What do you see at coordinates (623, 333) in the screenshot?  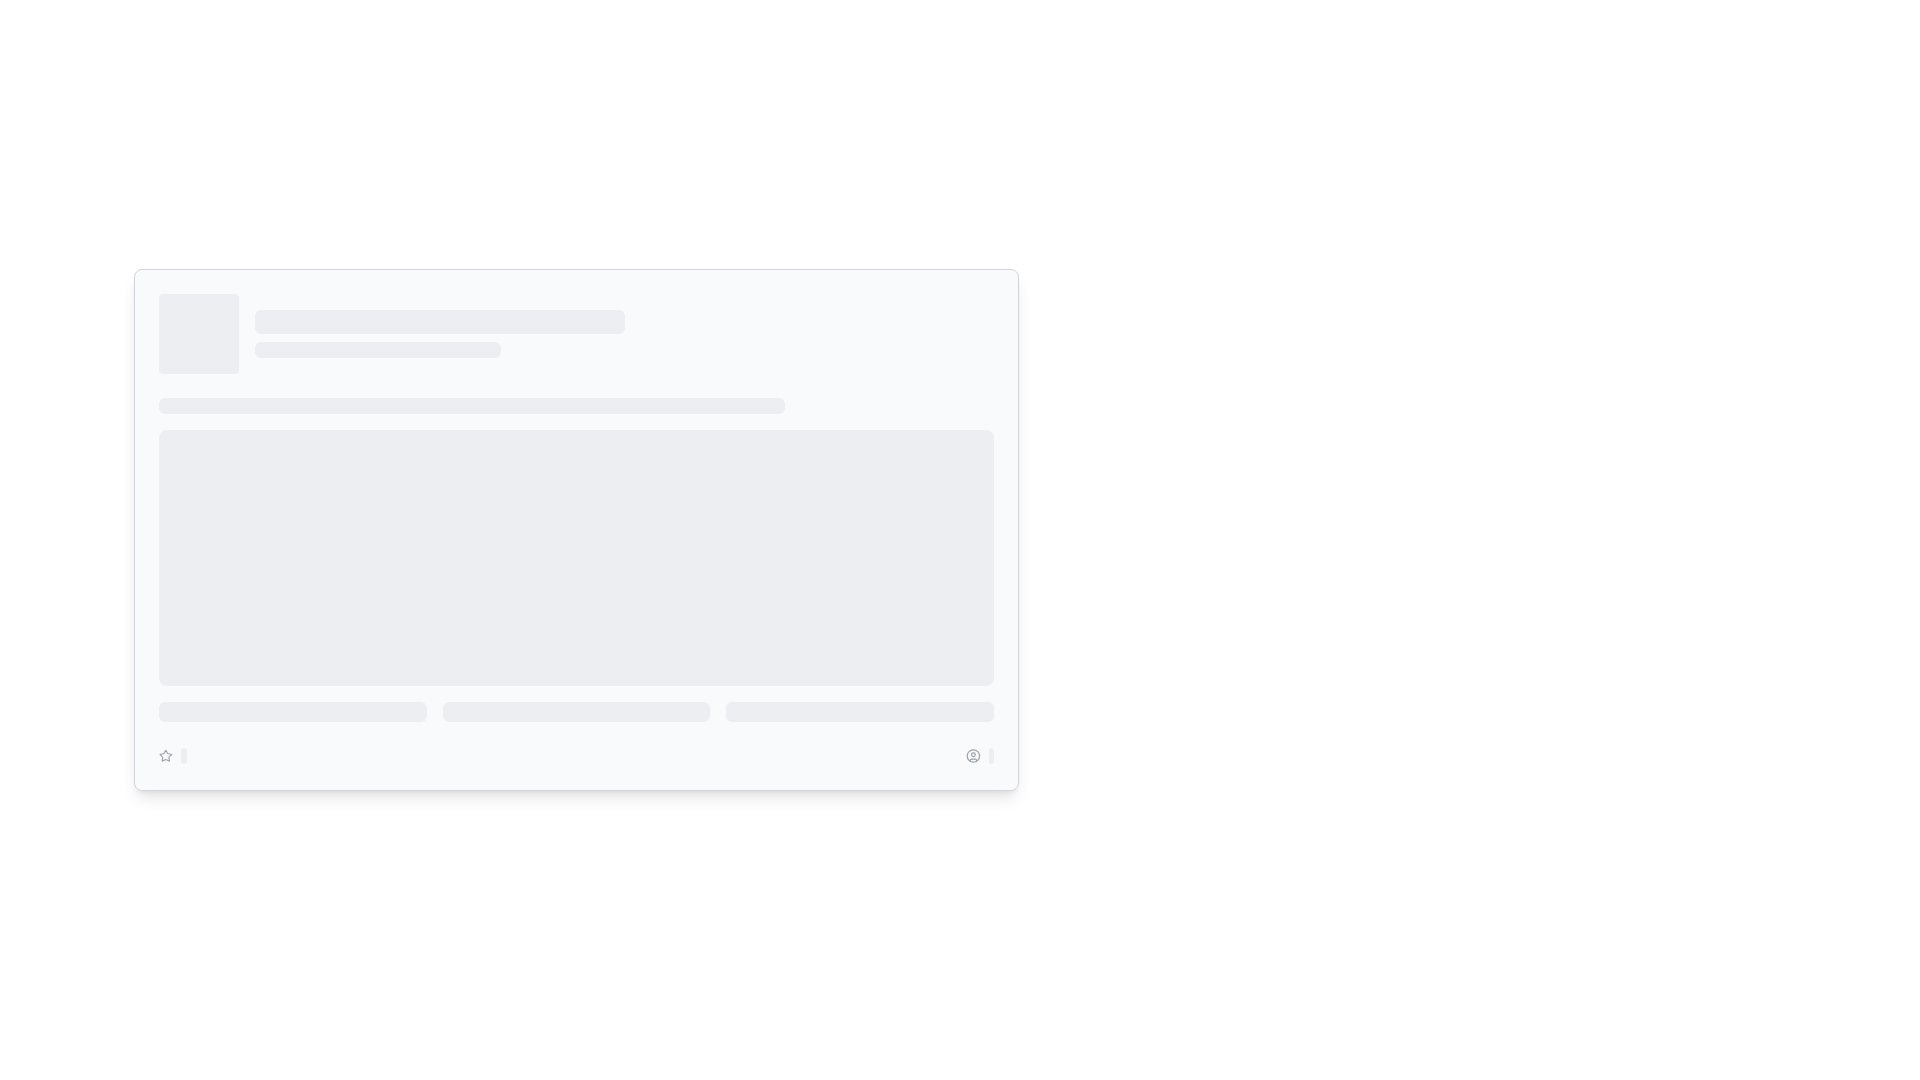 I see `the Placeholder component with loading animation, which consists of two horizontal bars stacked vertically, where the upper bar is longer and both bars have a gray color and pulsating animation` at bounding box center [623, 333].